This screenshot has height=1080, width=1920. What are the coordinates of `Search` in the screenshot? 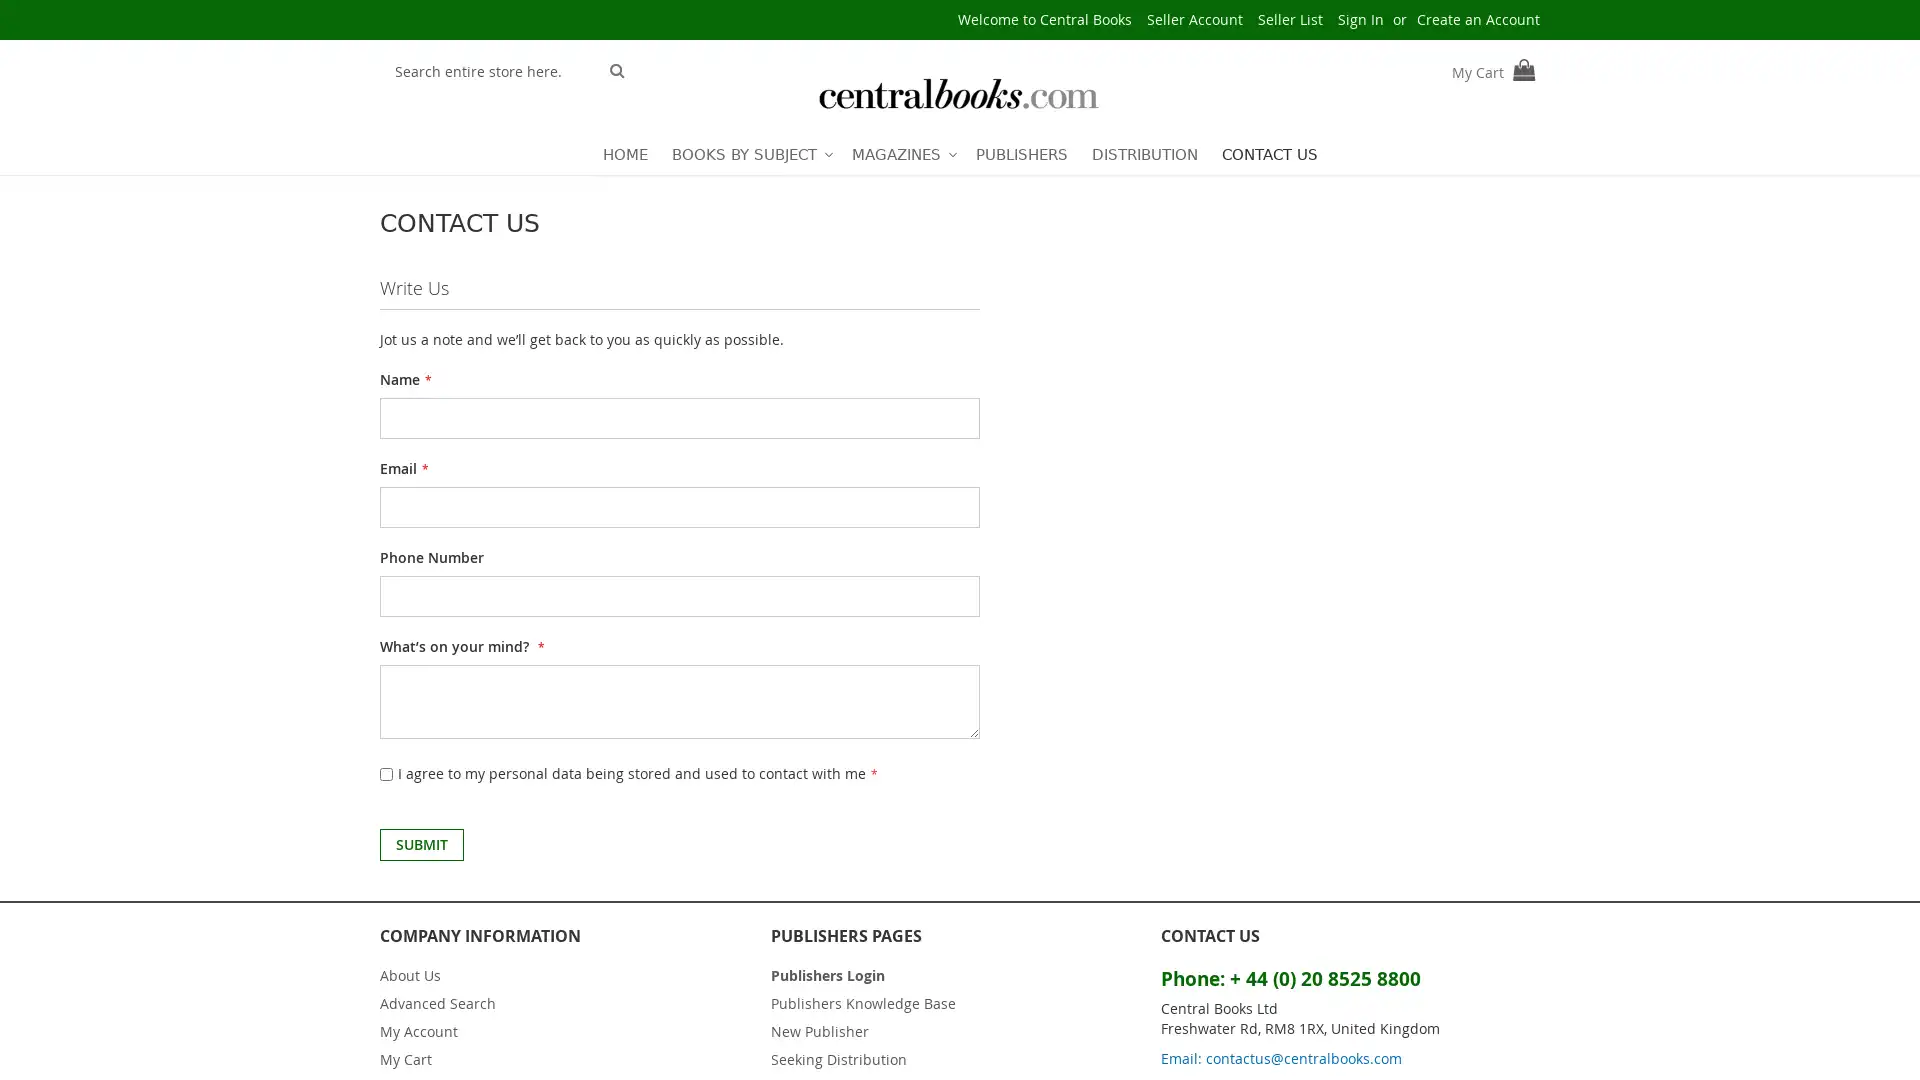 It's located at (616, 68).